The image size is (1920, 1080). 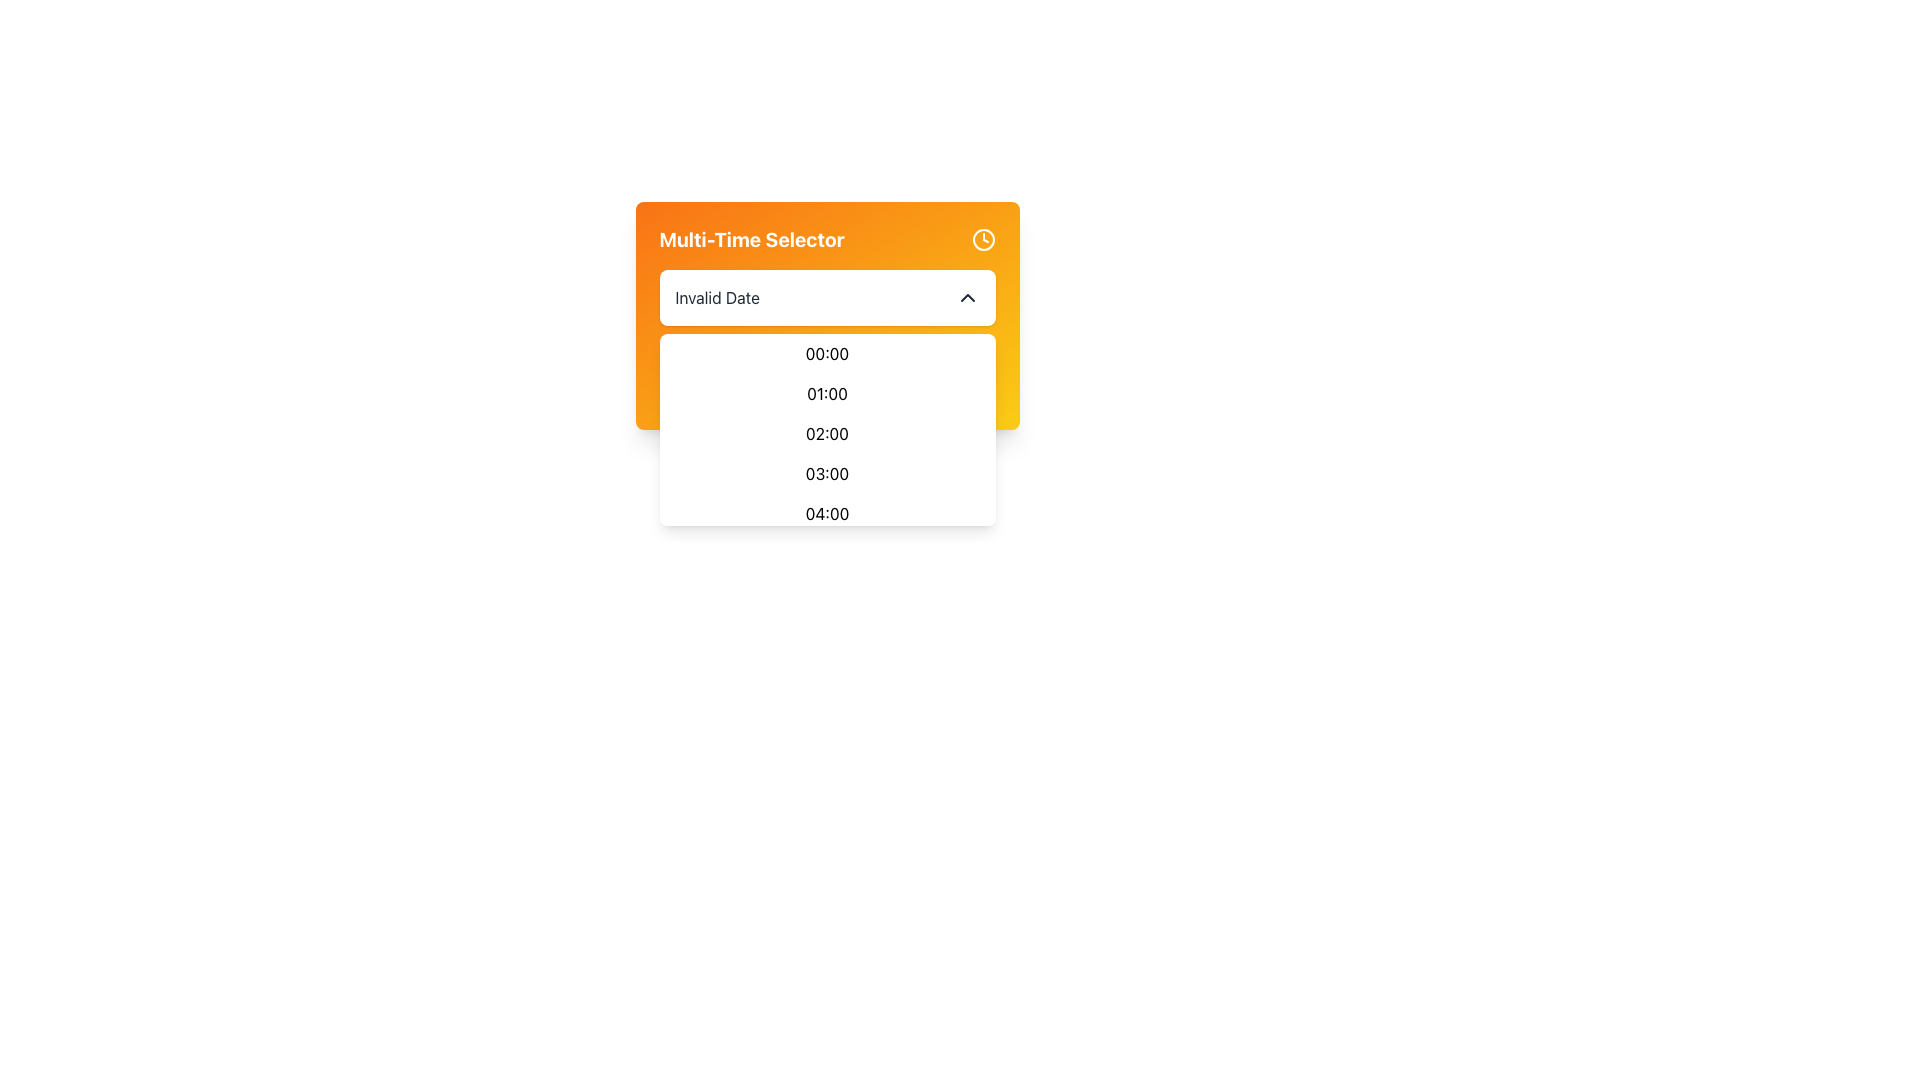 I want to click on the downward chevron icon at the right end of the 'Invalid Date' text field, so click(x=967, y=297).